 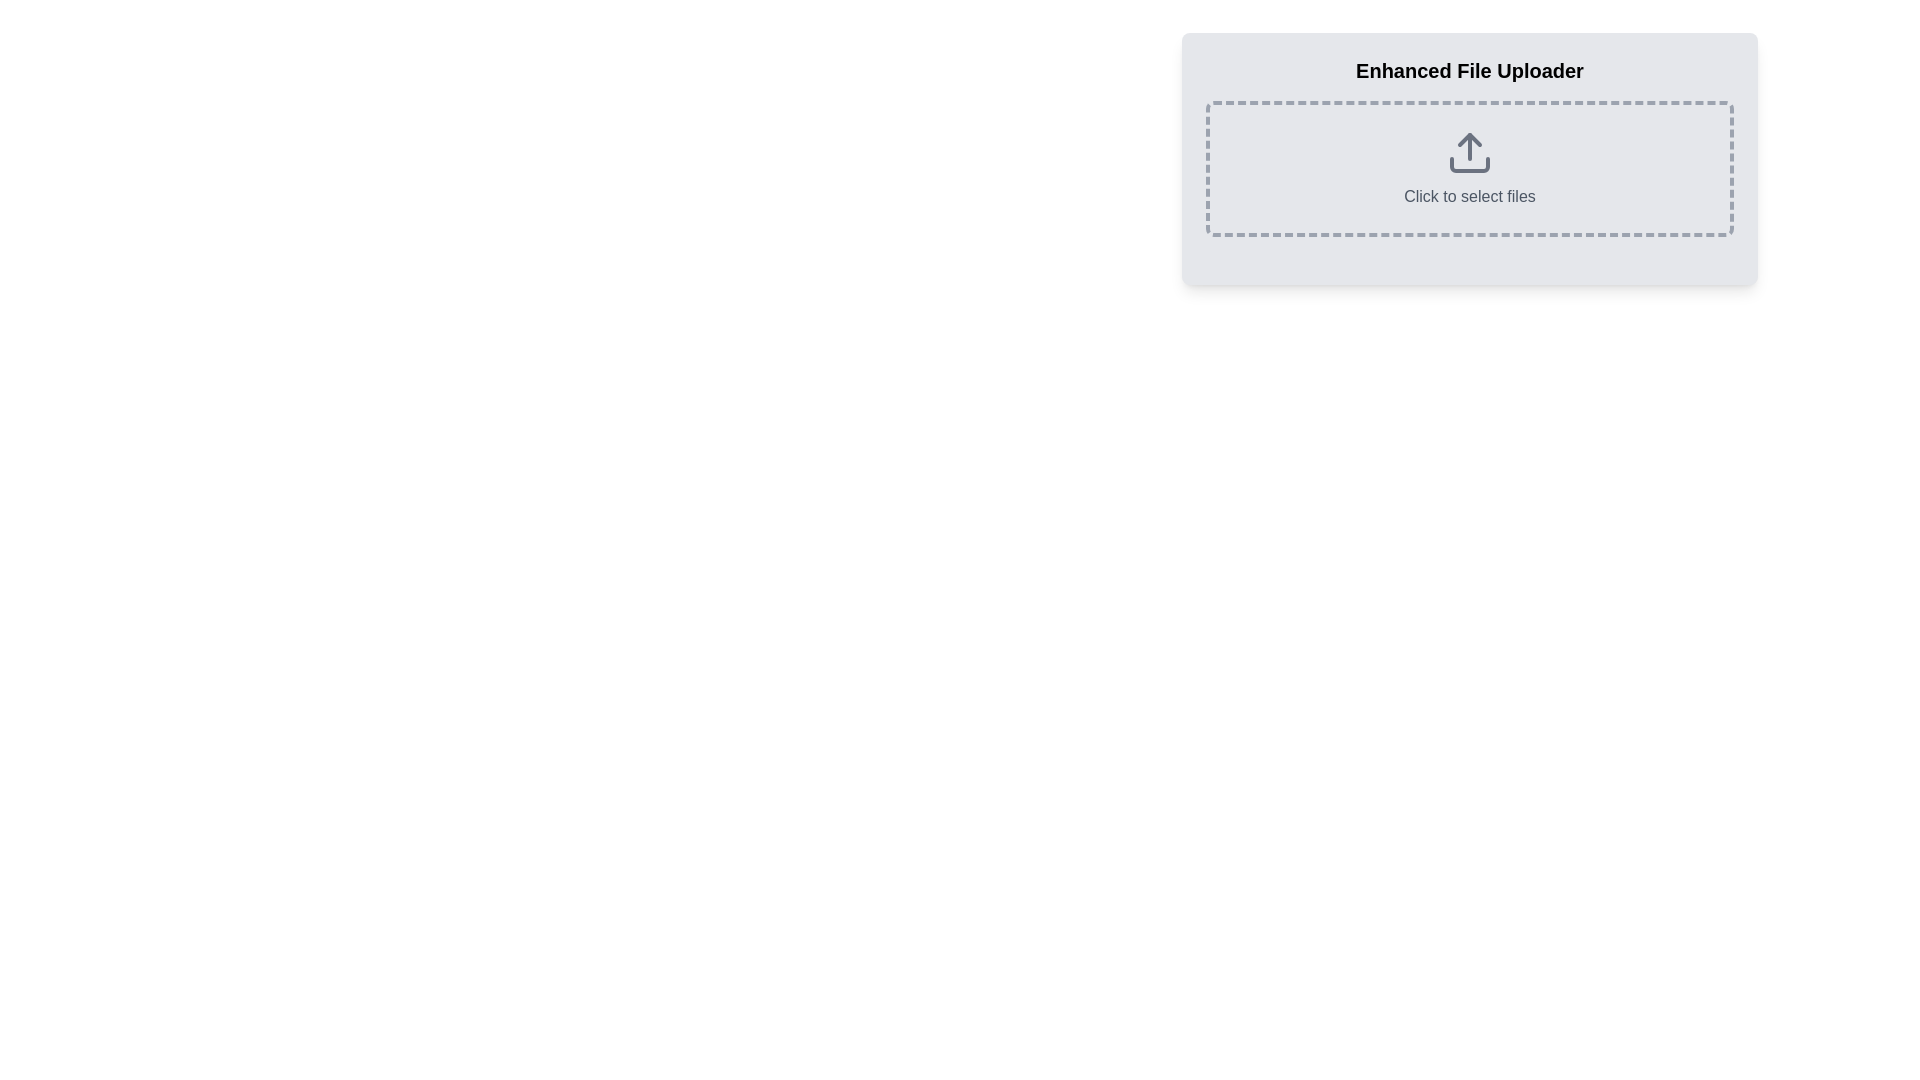 I want to click on the horizontal bar component of the upload icon, which is styled as part of the icon and located below the arrow symbol, so click(x=1469, y=164).